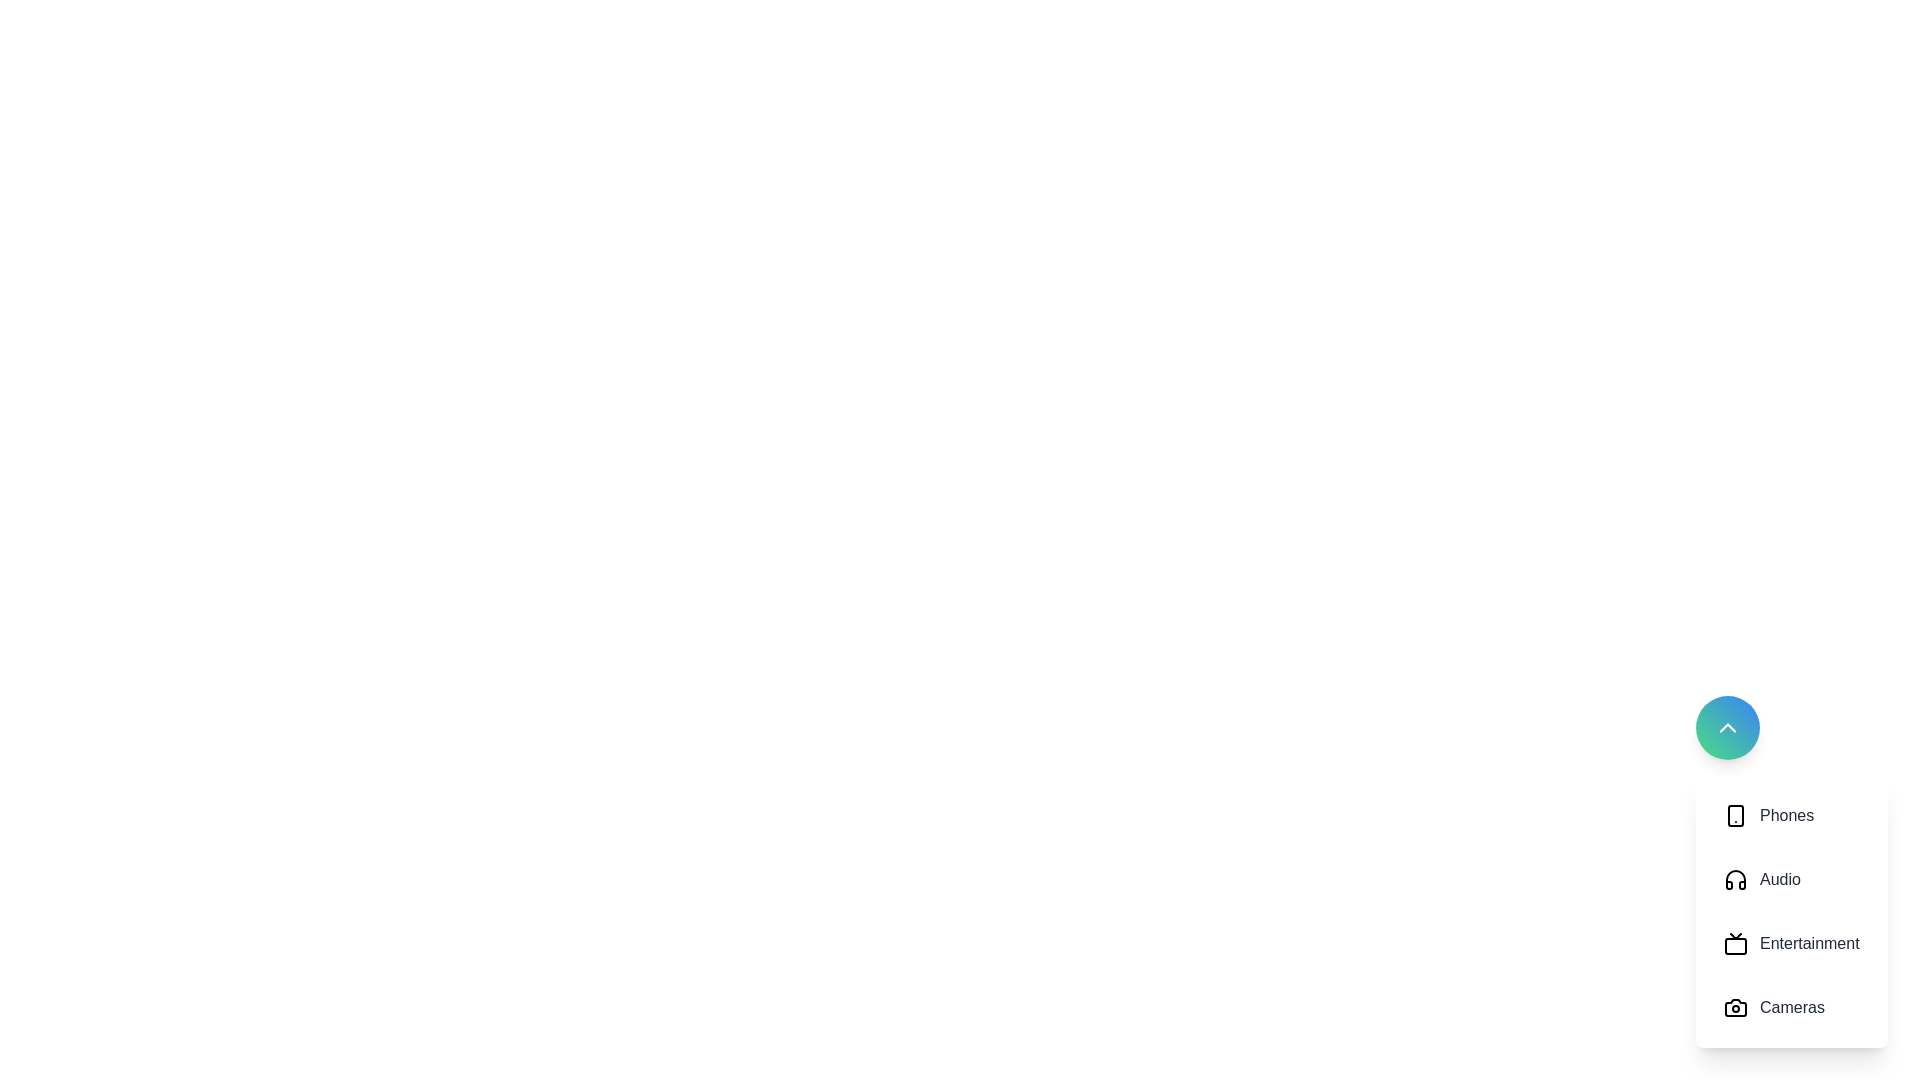  Describe the element at coordinates (1791, 878) in the screenshot. I see `the category button labeled 'Audio' to observe any visual changes or tooltips` at that location.